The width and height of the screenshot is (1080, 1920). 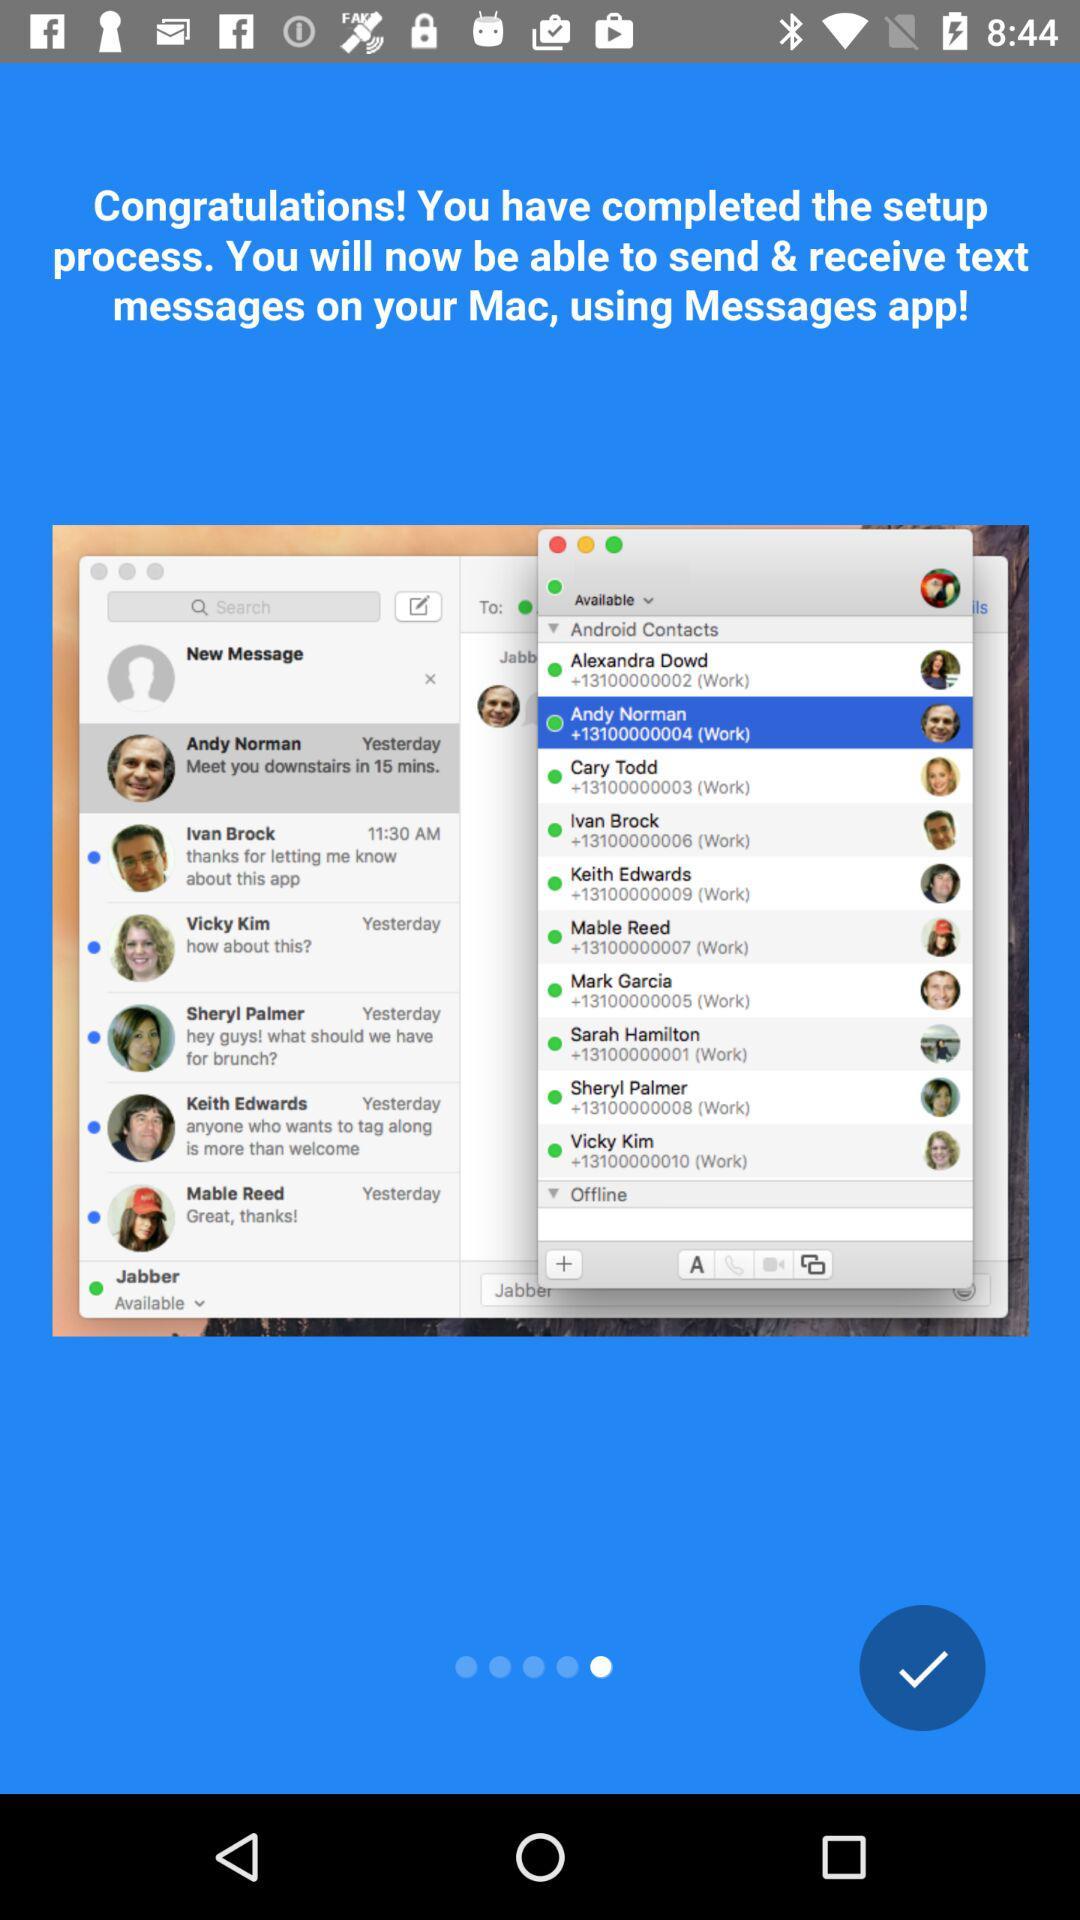 What do you see at coordinates (922, 1667) in the screenshot?
I see `button` at bounding box center [922, 1667].